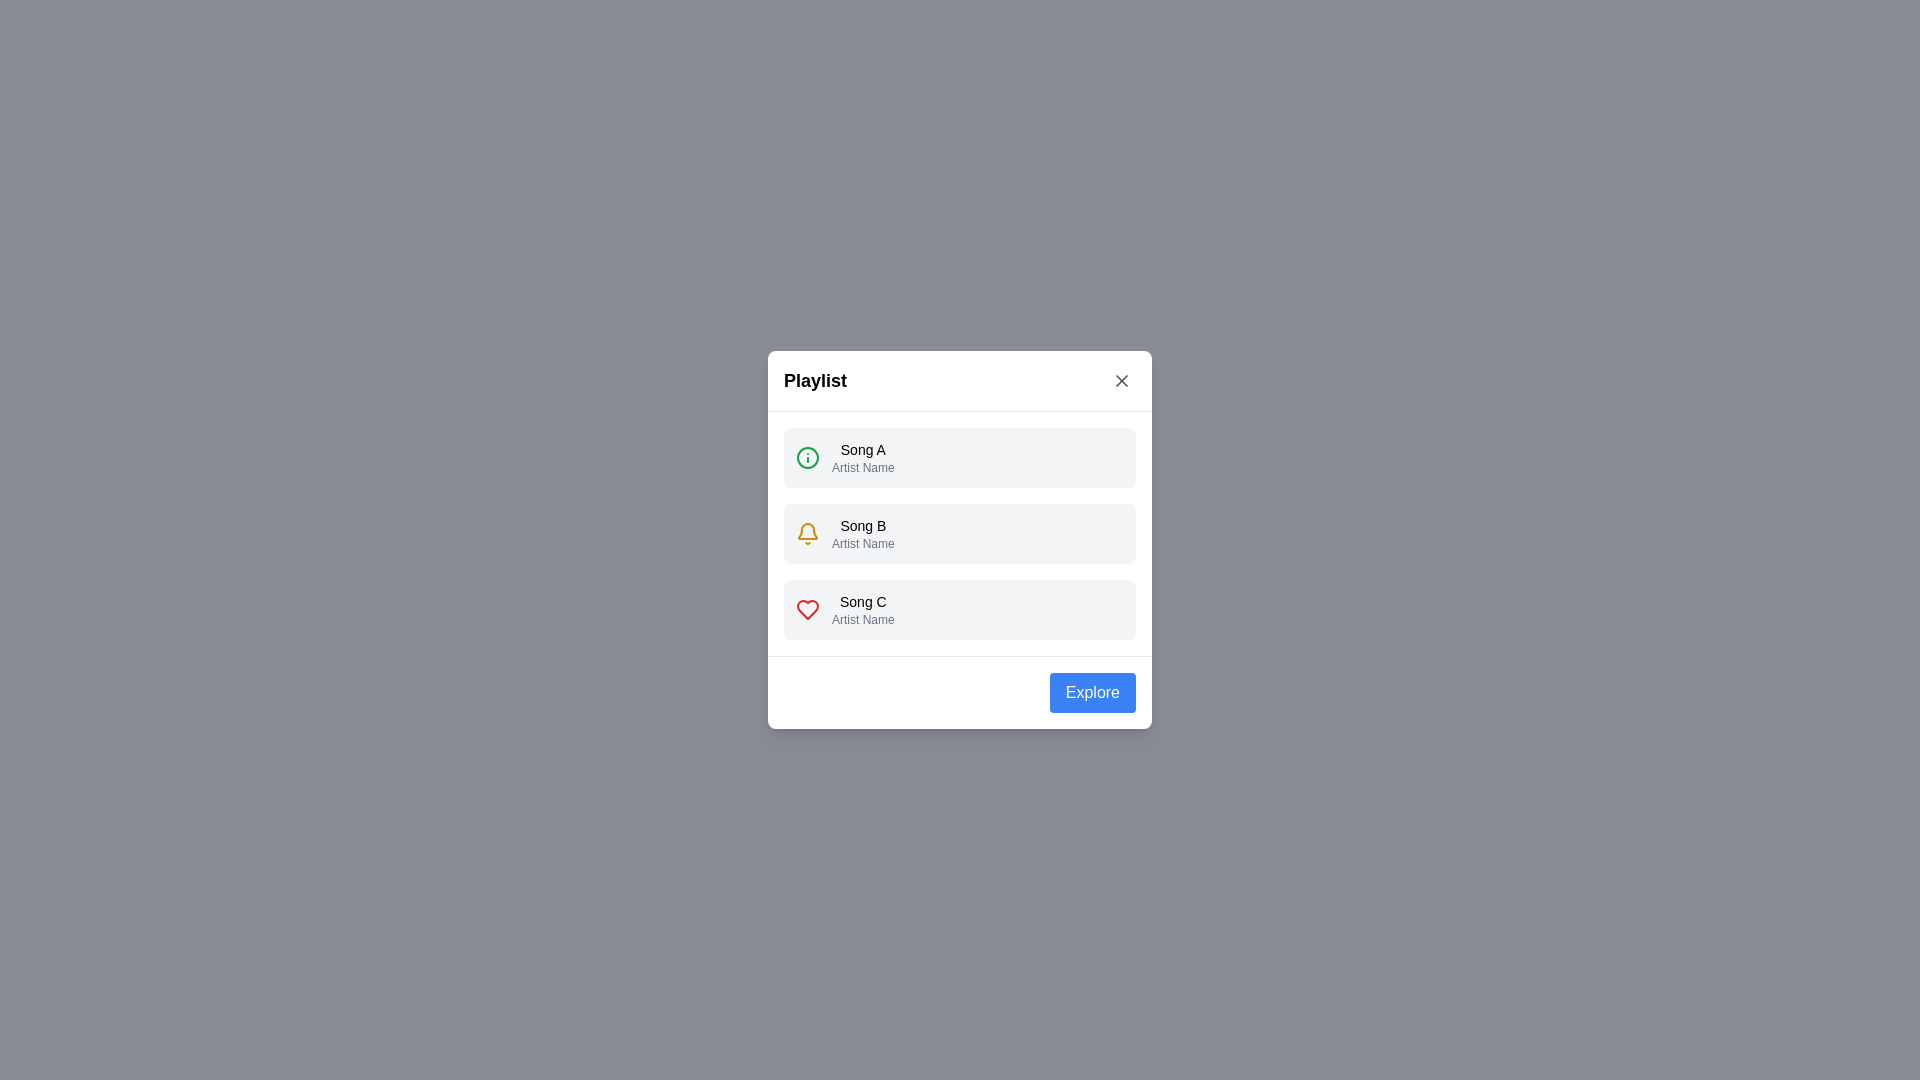  Describe the element at coordinates (960, 458) in the screenshot. I see `the first list item in the playlist, which contains the title 'Song A' and the subtitle 'Artist Name'` at that location.